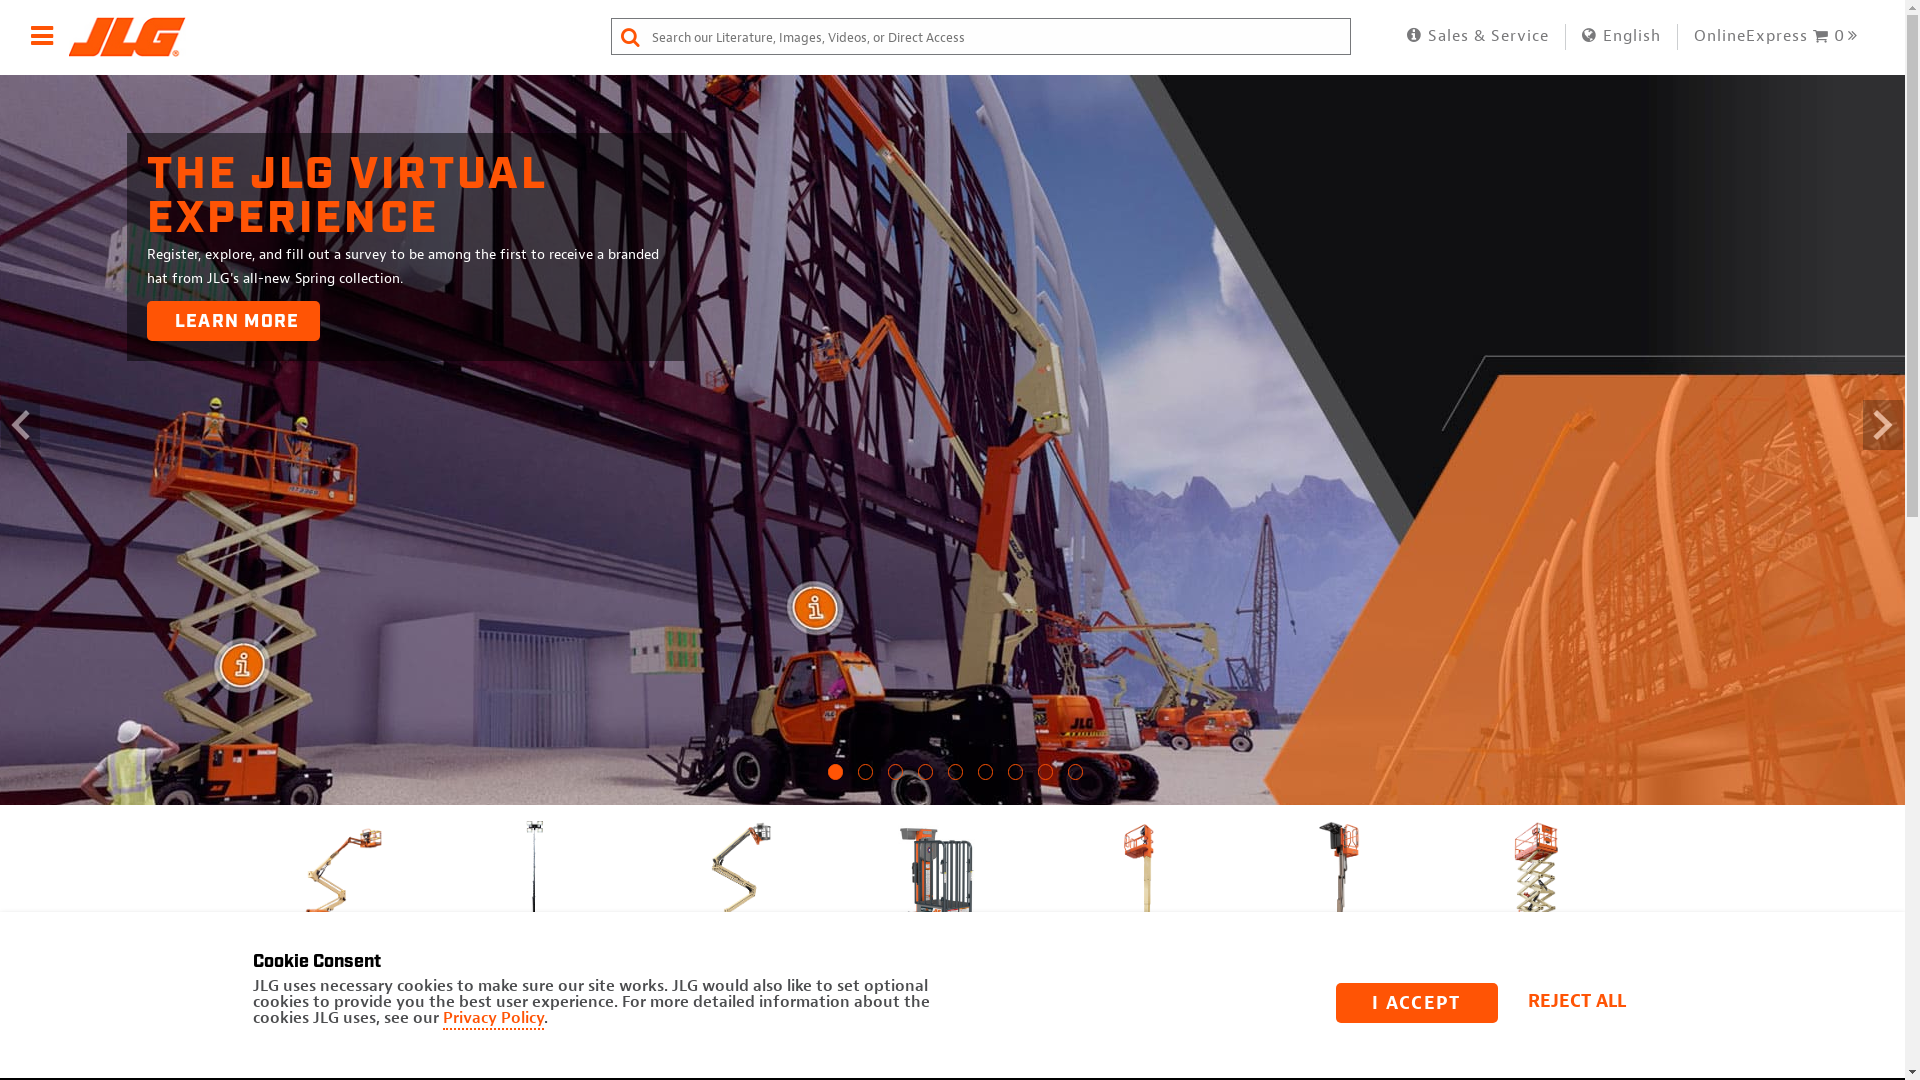 The image size is (1920, 1080). What do you see at coordinates (1074, 778) in the screenshot?
I see `'9'` at bounding box center [1074, 778].